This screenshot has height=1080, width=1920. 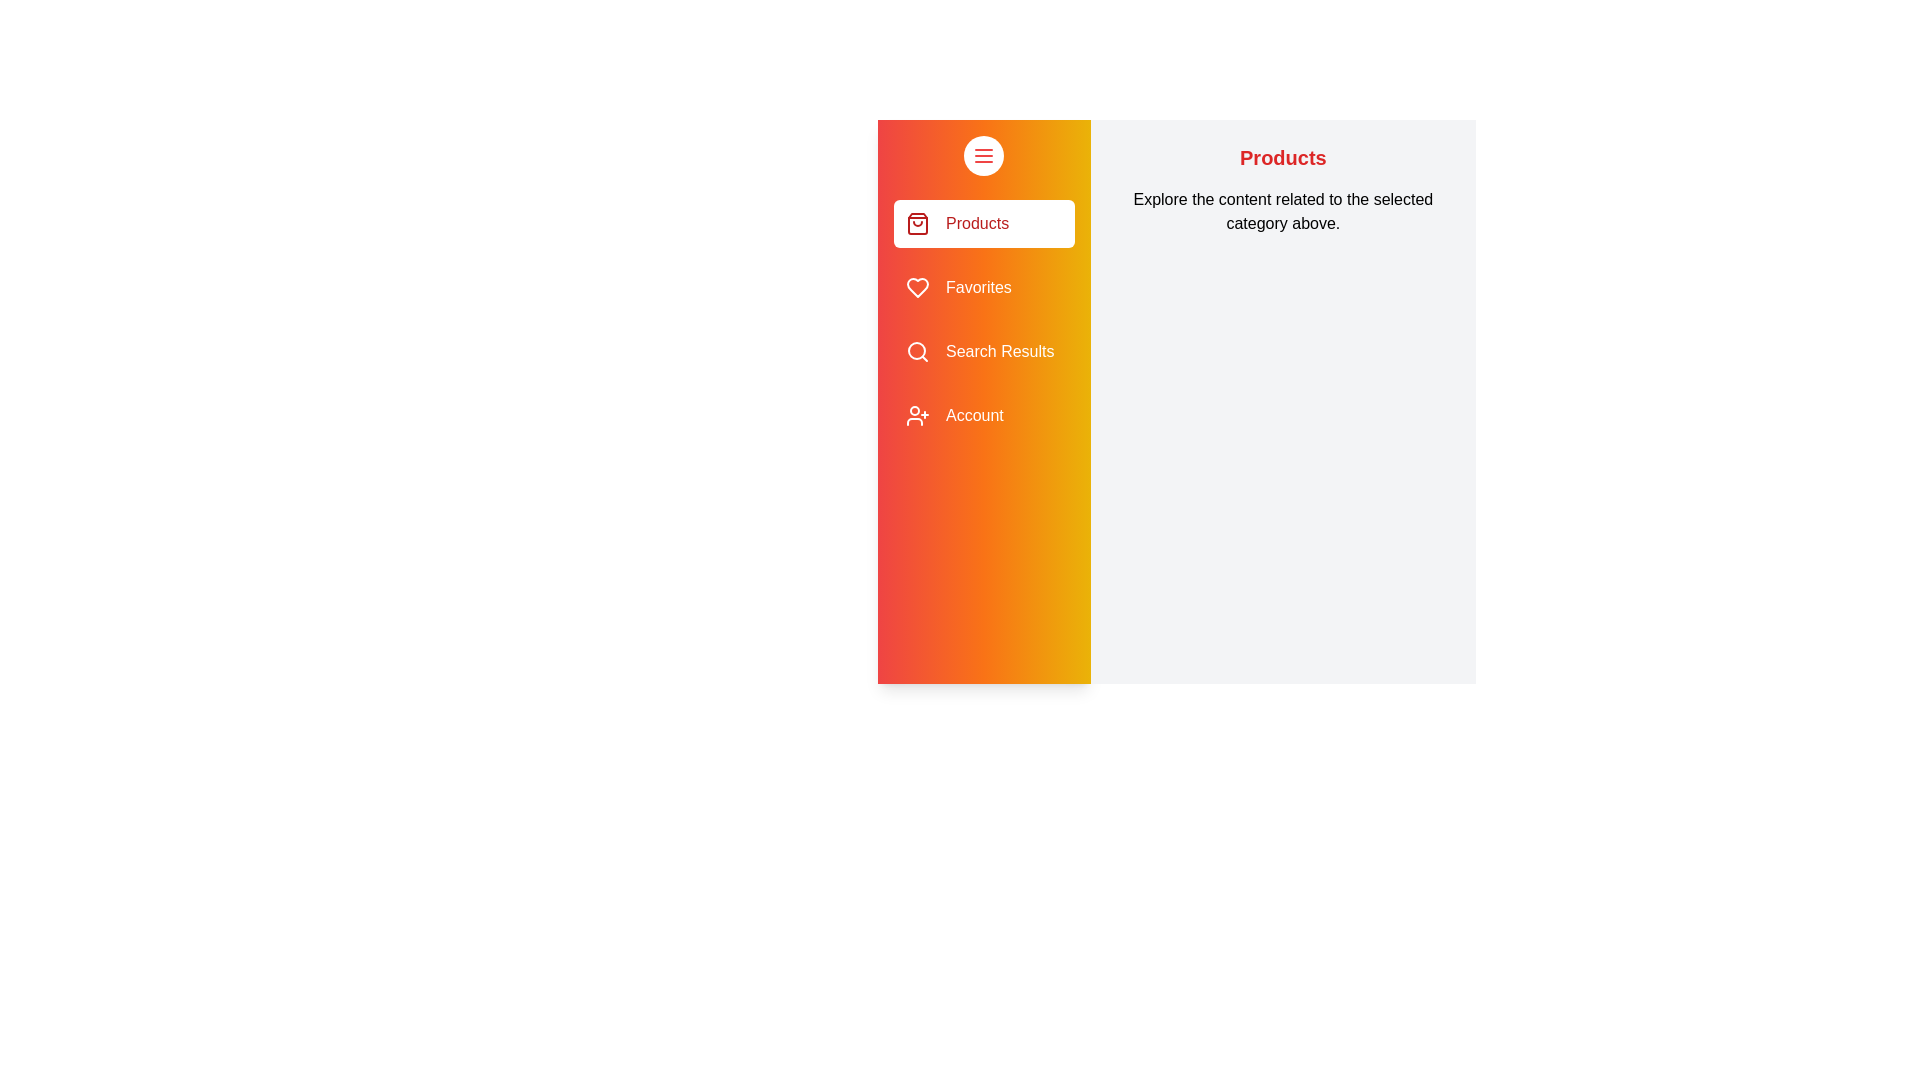 What do you see at coordinates (916, 350) in the screenshot?
I see `the sidebar icon for Search Results to navigate to the corresponding section` at bounding box center [916, 350].